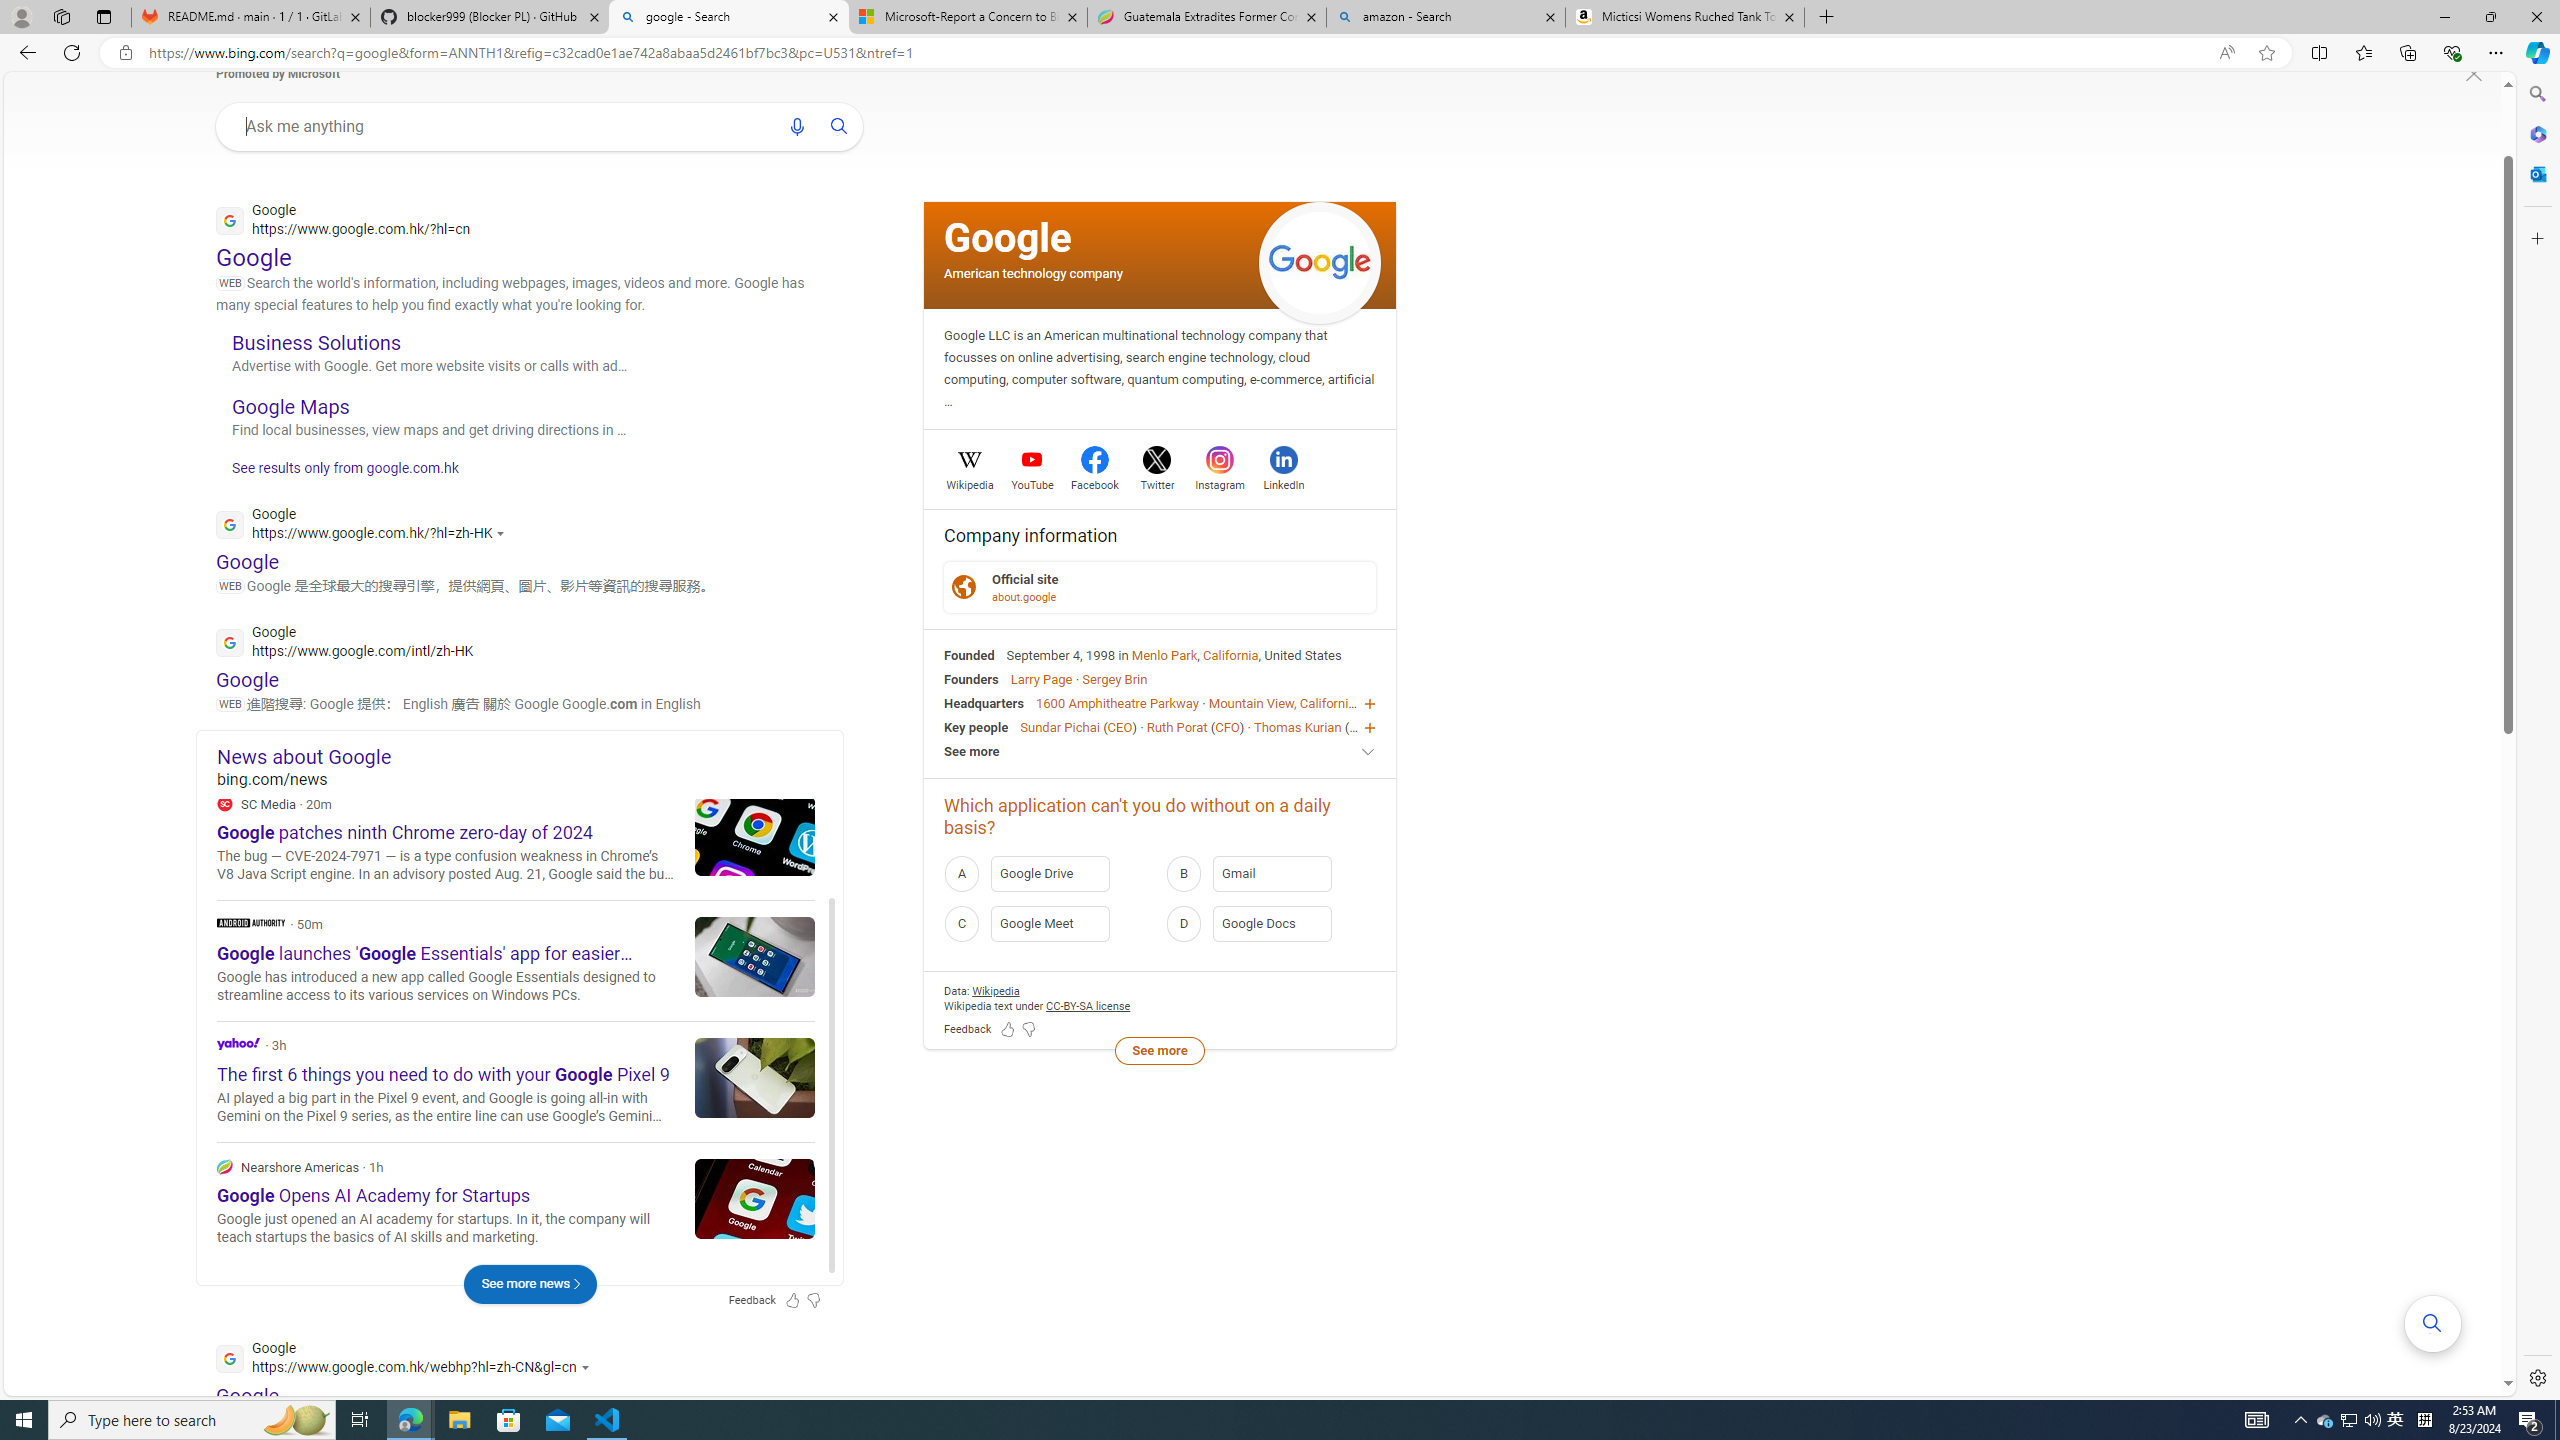  I want to click on 'google - Search', so click(729, 16).